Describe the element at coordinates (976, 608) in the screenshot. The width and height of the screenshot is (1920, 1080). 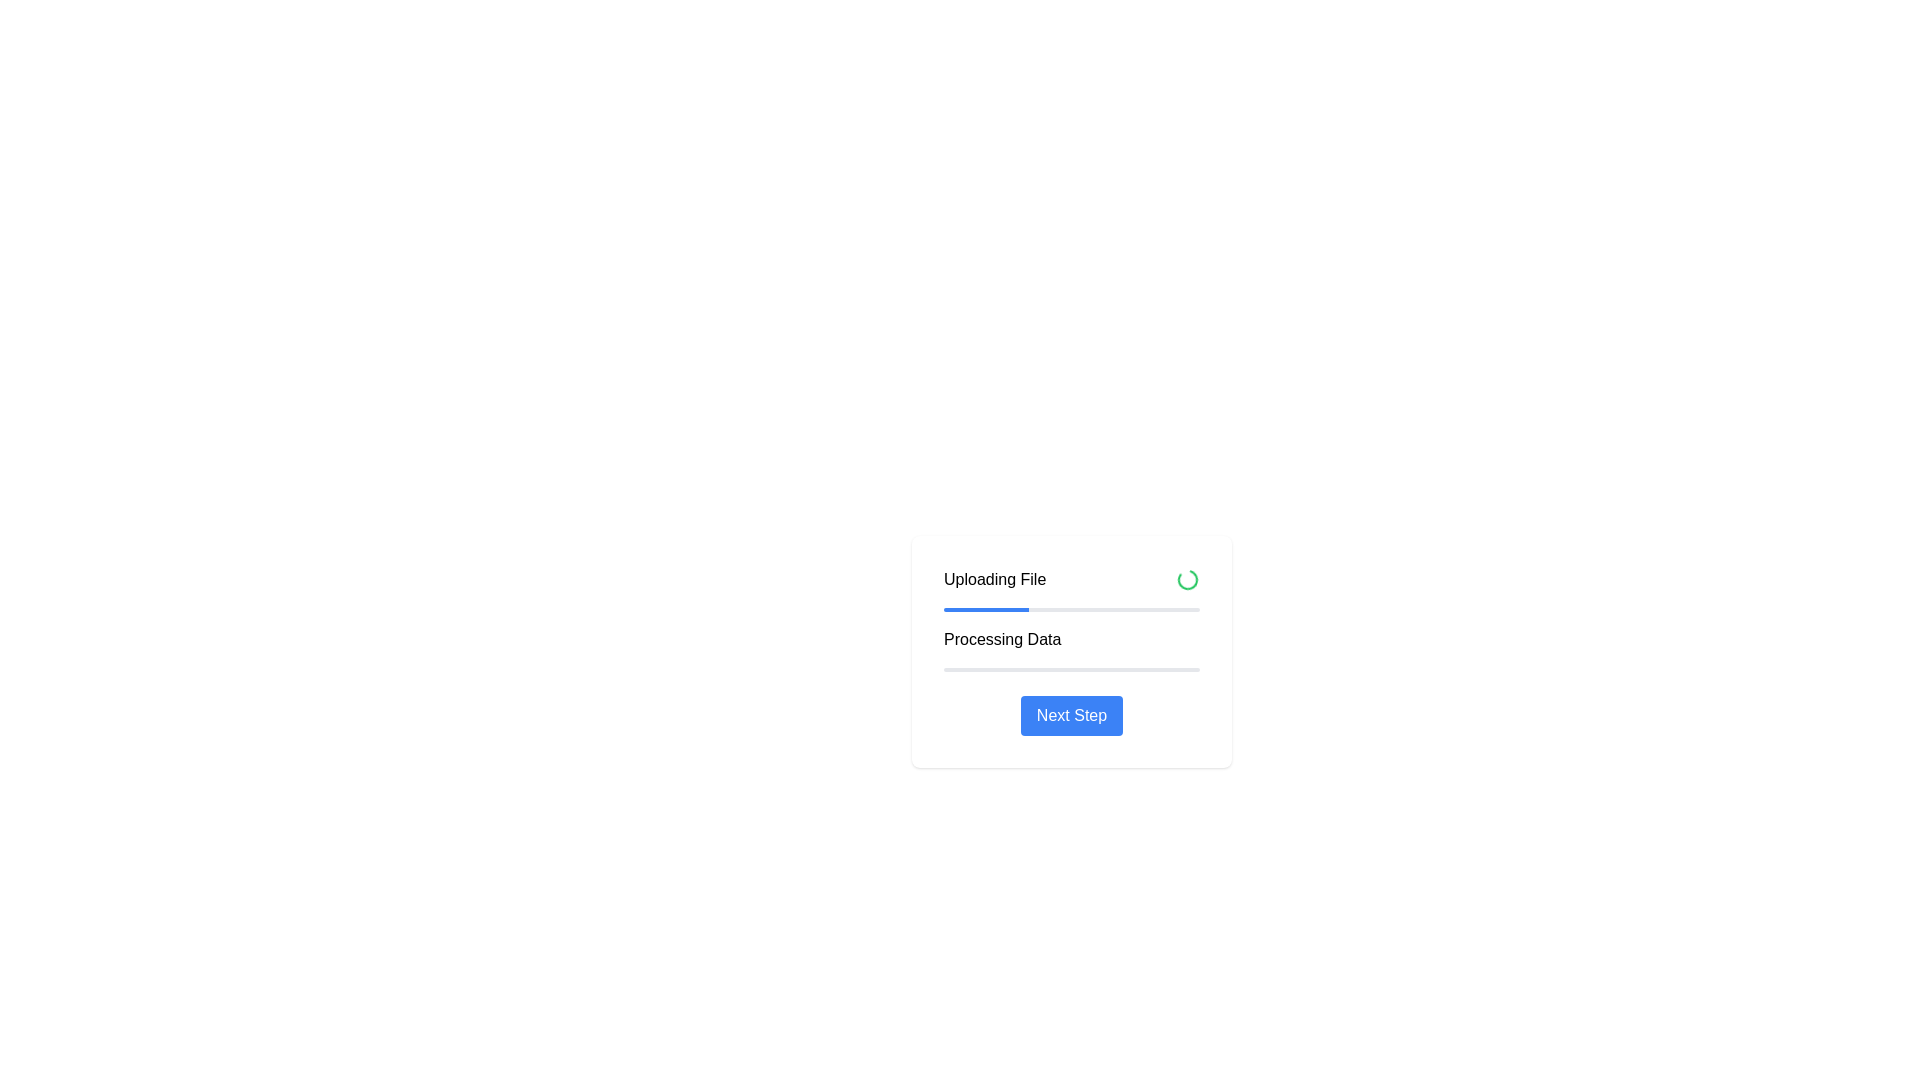
I see `the progress bar` at that location.